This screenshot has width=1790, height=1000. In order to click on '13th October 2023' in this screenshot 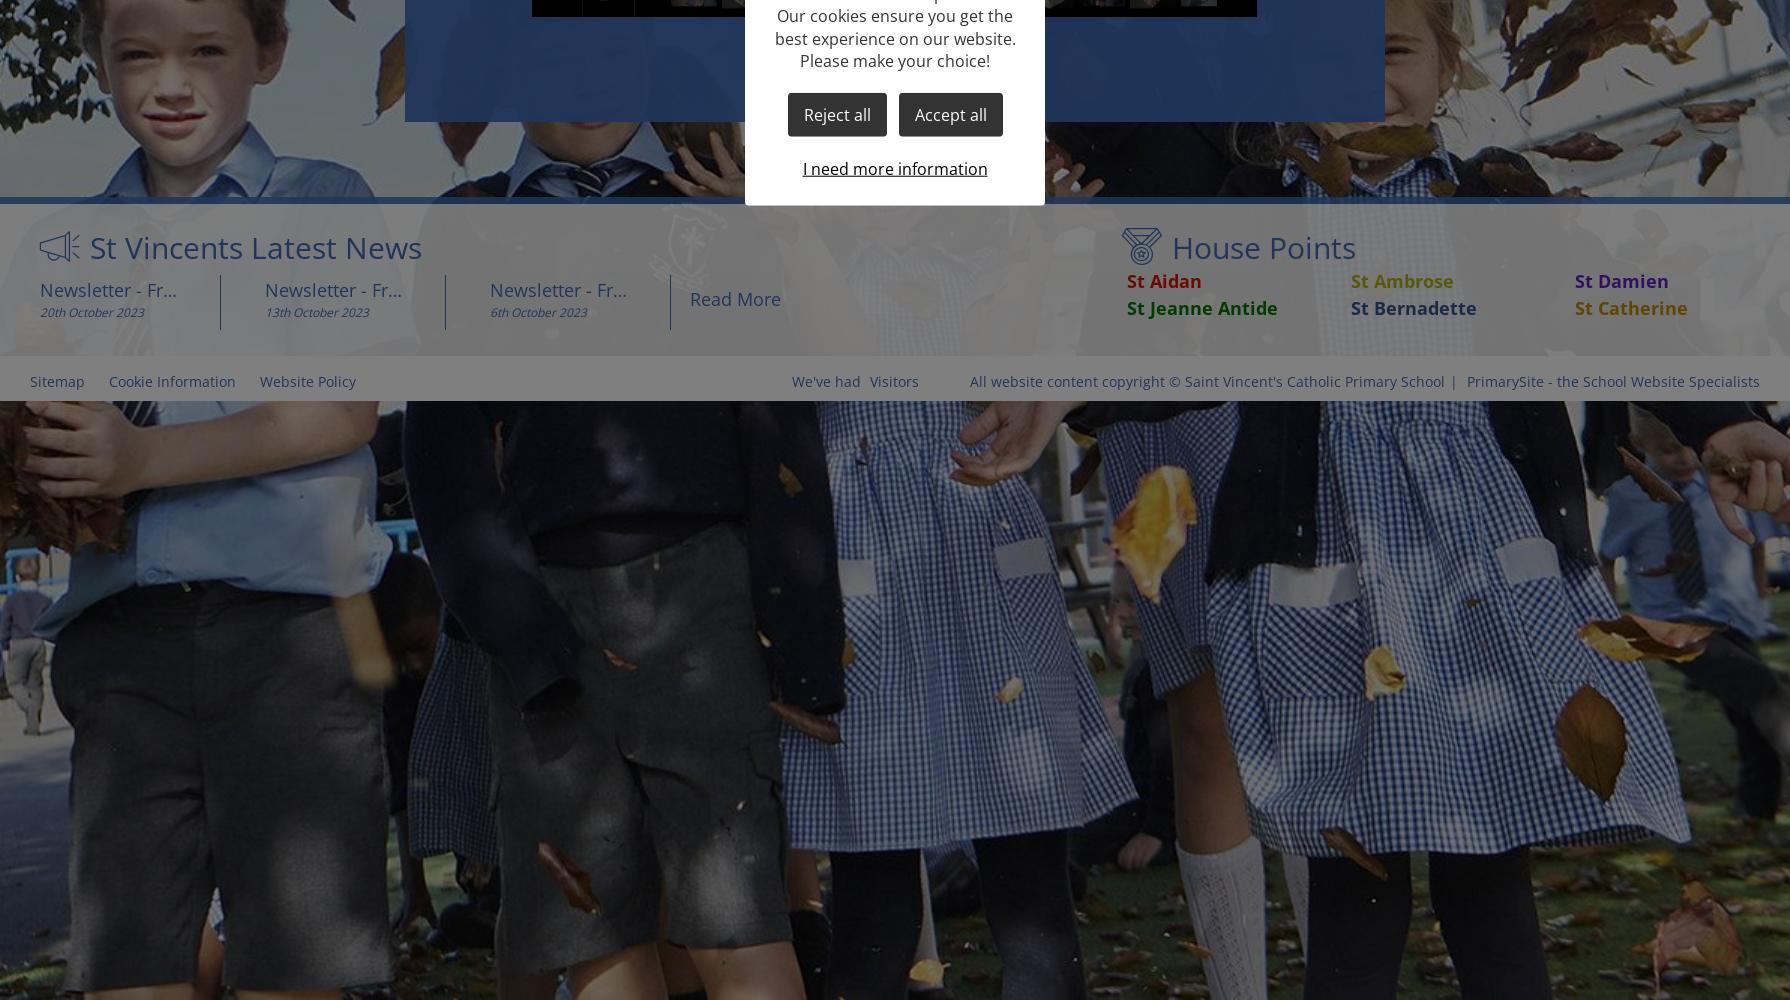, I will do `click(317, 312)`.